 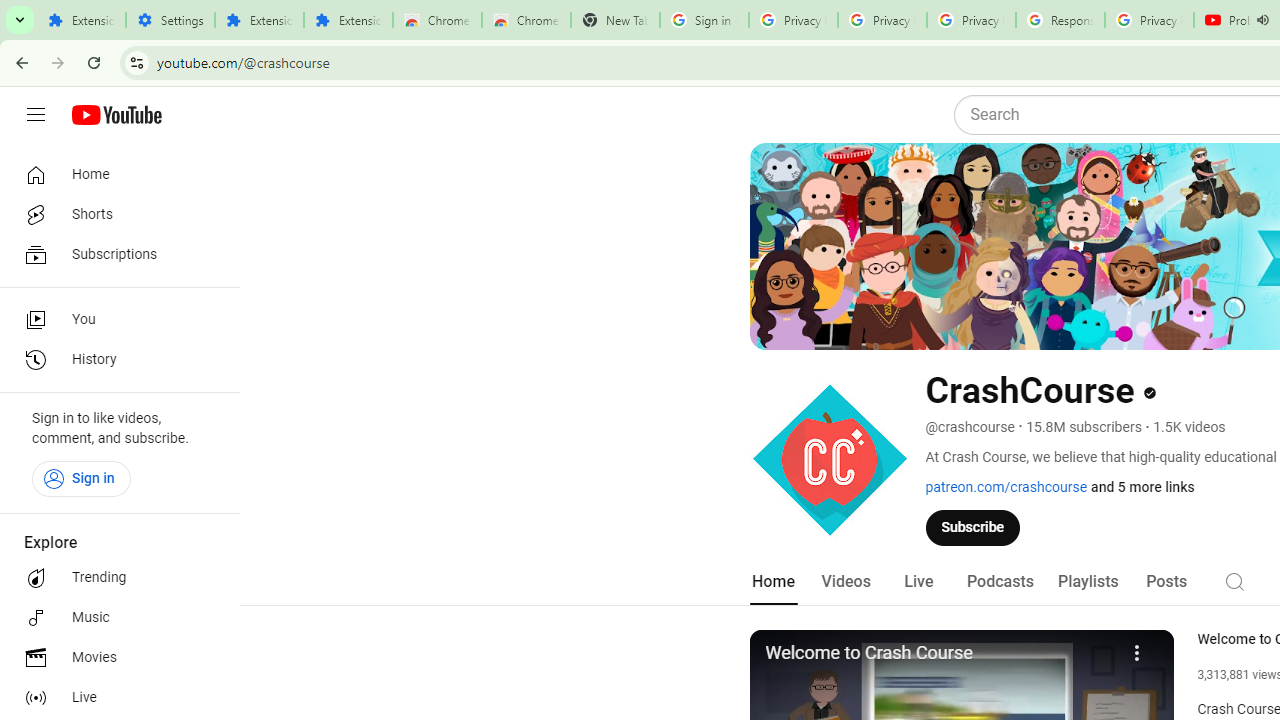 What do you see at coordinates (35, 115) in the screenshot?
I see `'Guide'` at bounding box center [35, 115].